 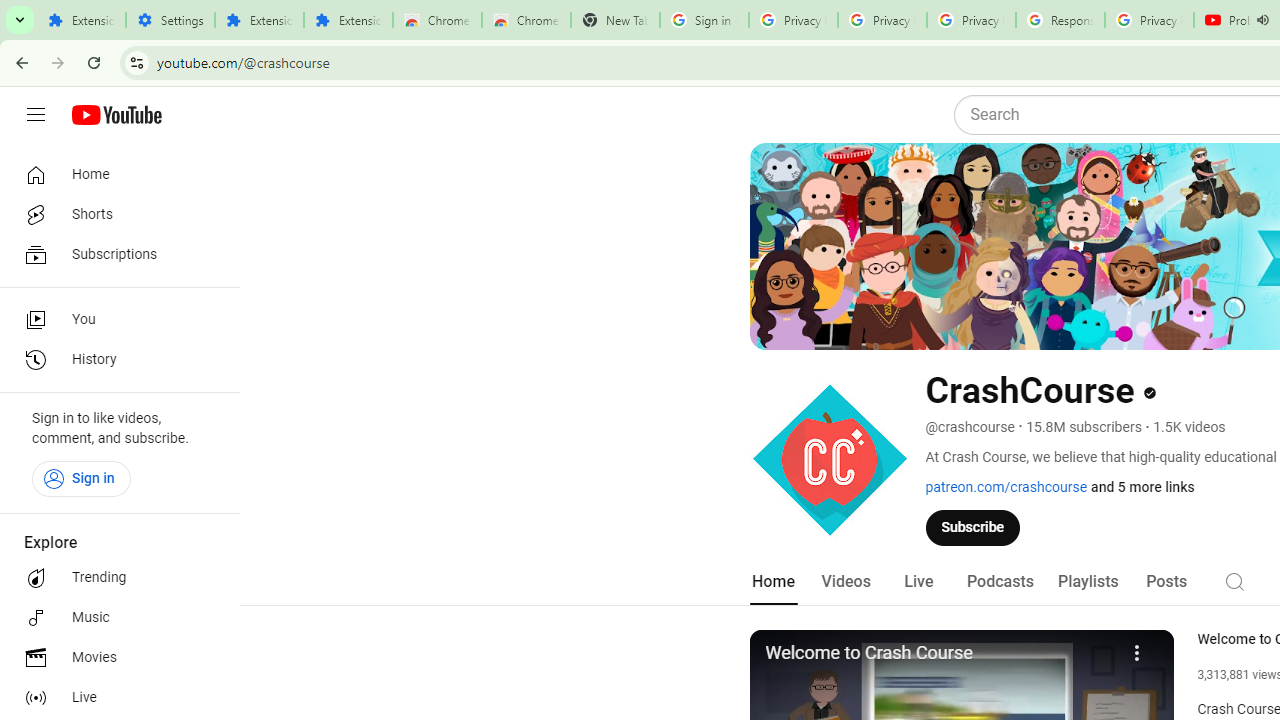 What do you see at coordinates (35, 115) in the screenshot?
I see `'Guide'` at bounding box center [35, 115].